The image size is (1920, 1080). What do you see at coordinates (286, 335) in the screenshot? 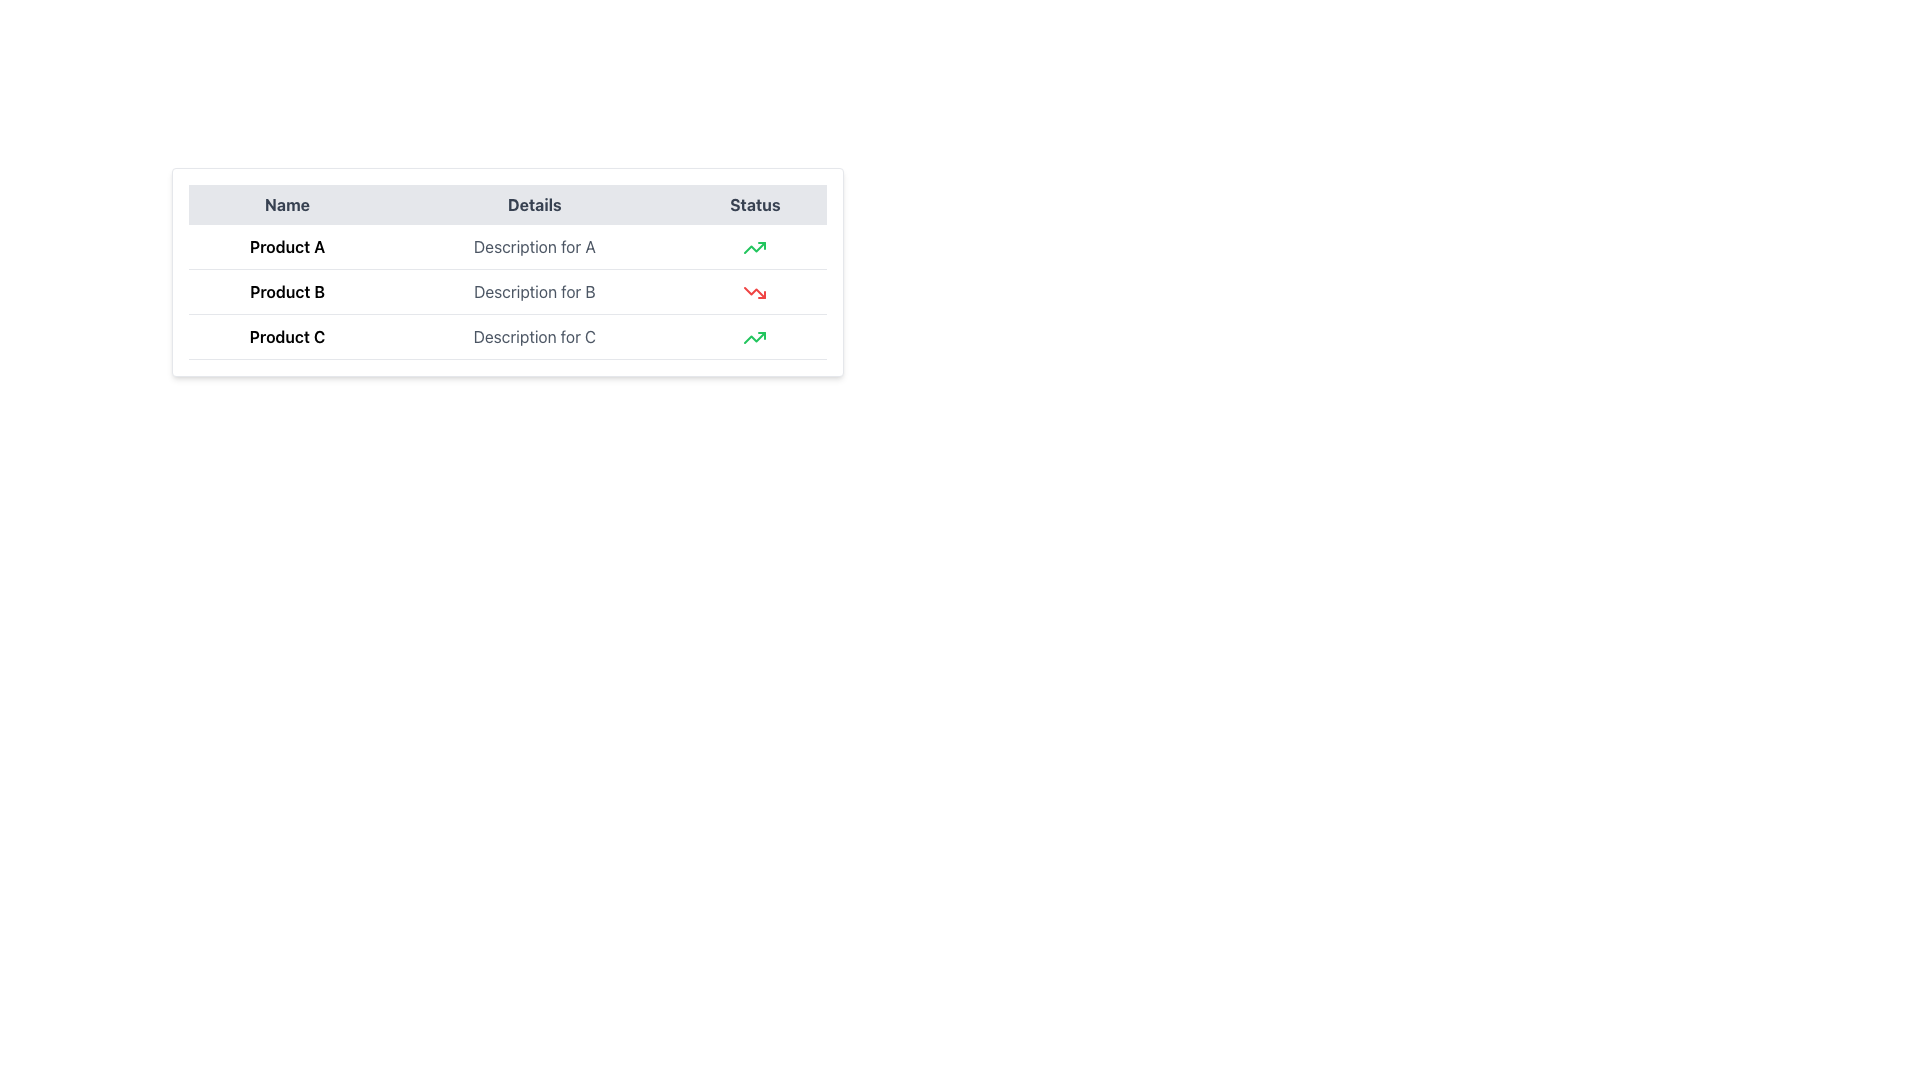
I see `the Static Text Label displaying 'Product C' in bold font, located at the start of the third row in a table structure` at bounding box center [286, 335].